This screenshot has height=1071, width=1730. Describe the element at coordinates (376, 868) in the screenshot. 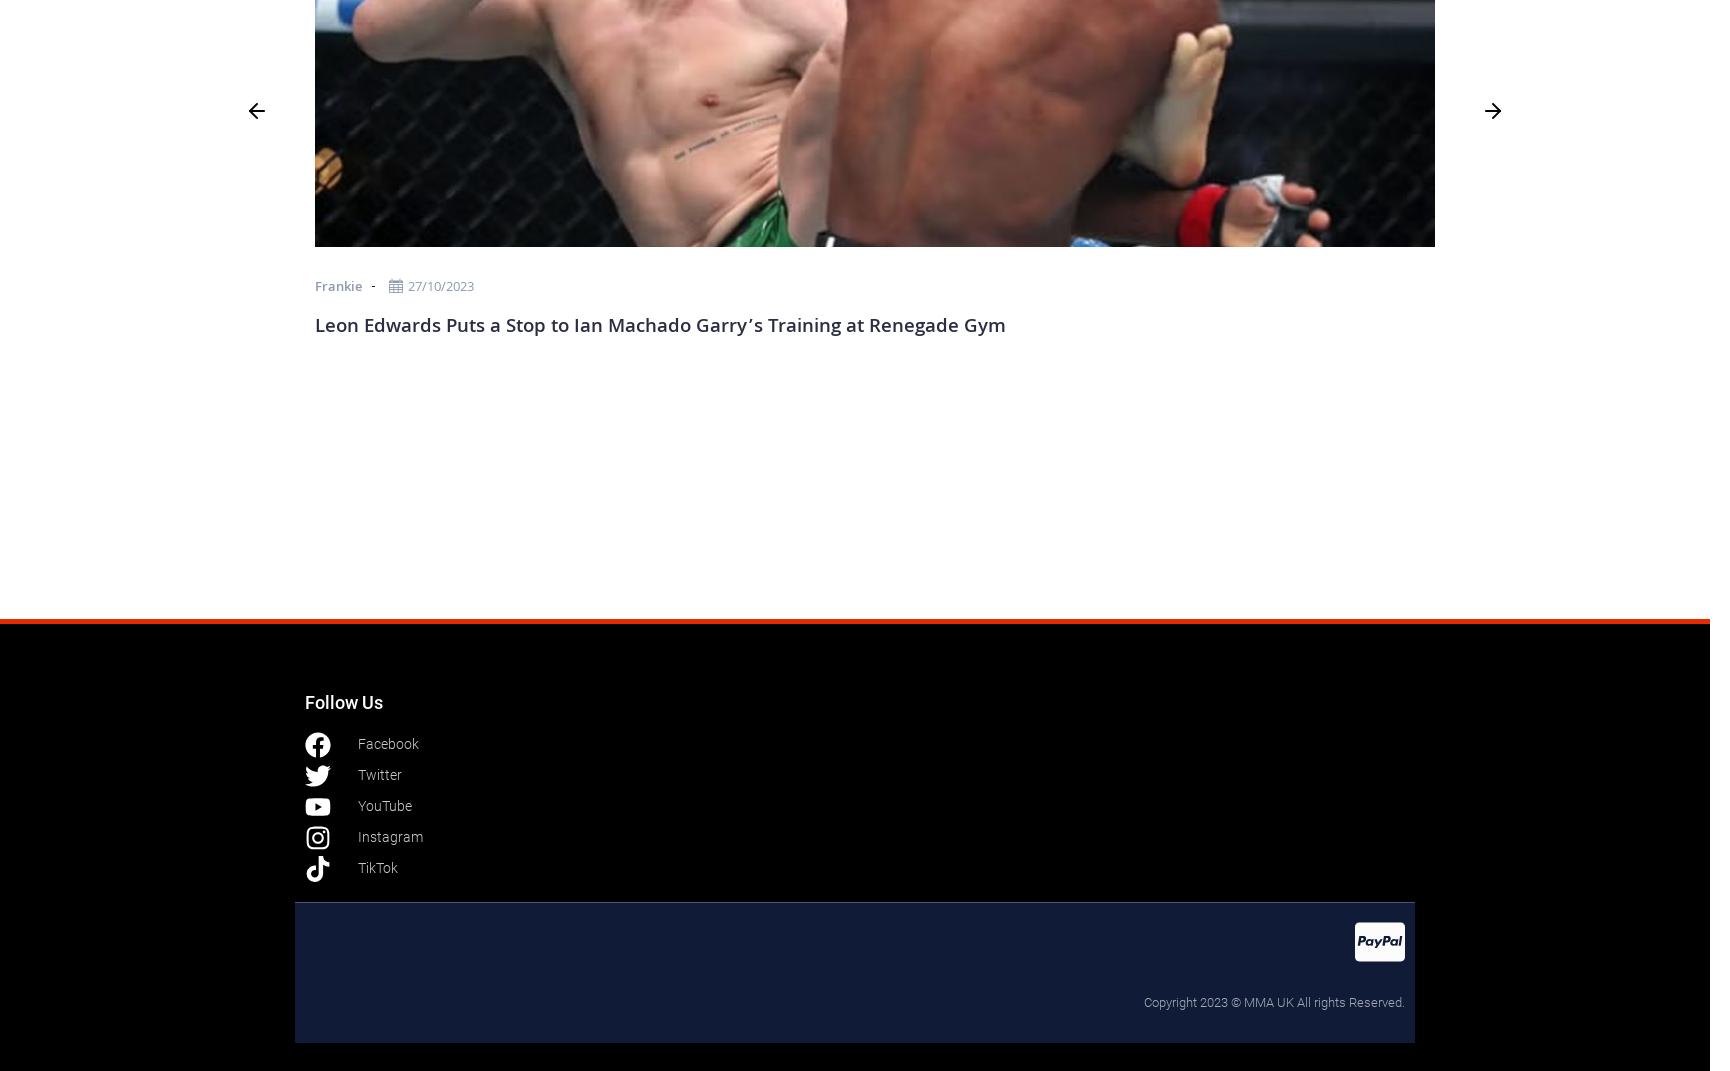

I see `'TikTok'` at that location.